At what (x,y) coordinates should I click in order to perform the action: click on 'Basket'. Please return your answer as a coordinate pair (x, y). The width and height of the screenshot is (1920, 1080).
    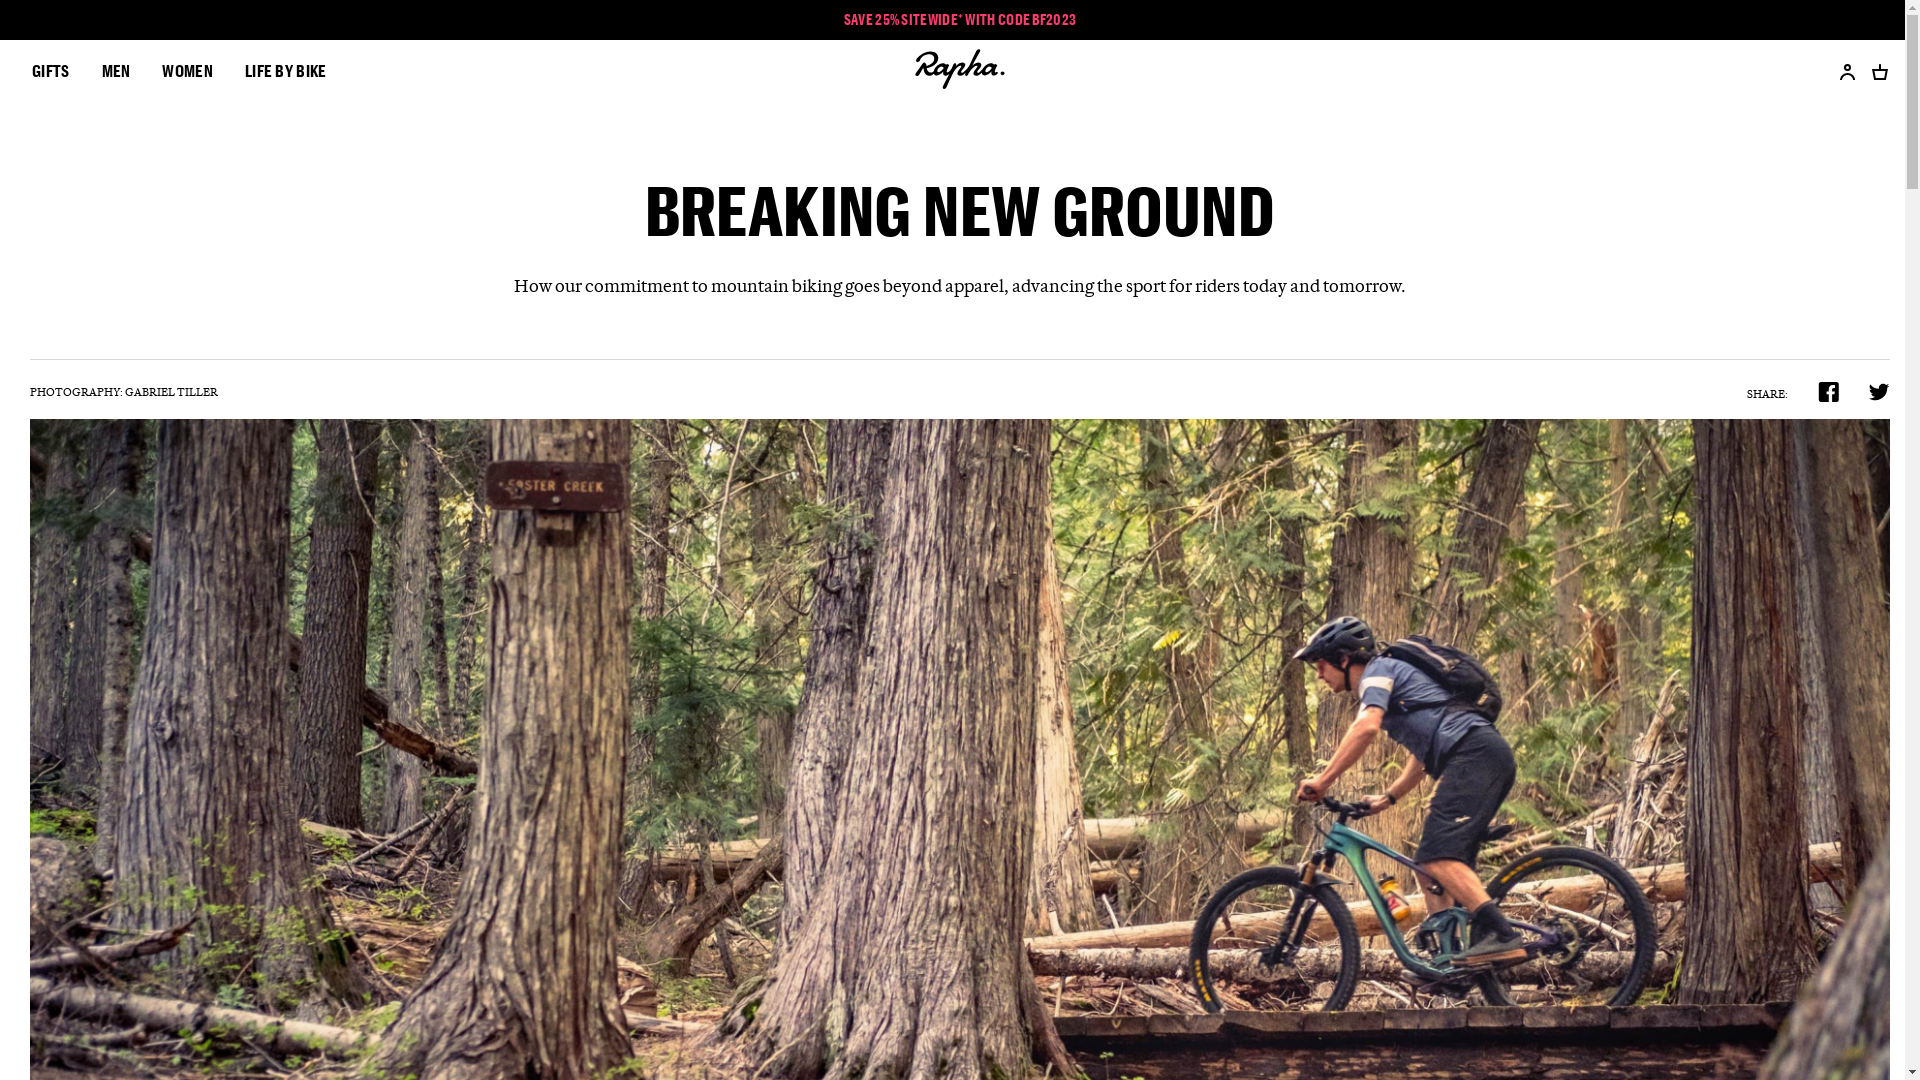
    Looking at the image, I should click on (1871, 71).